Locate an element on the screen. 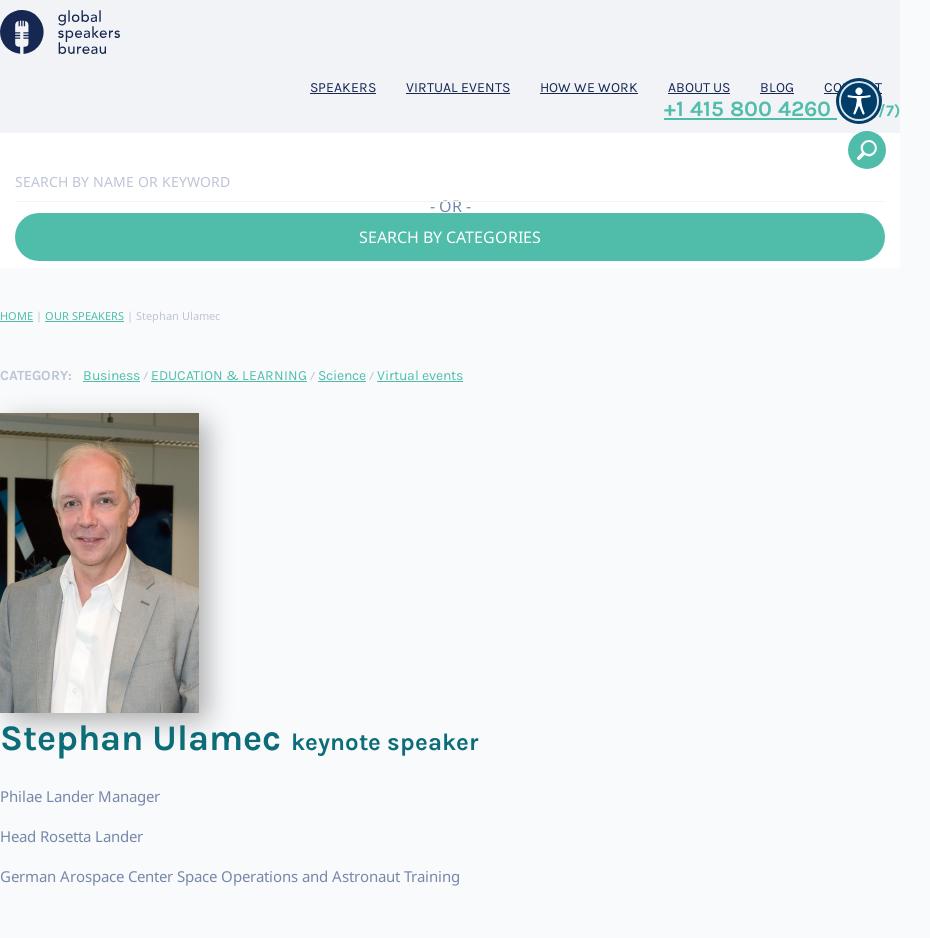 The image size is (930, 938). 'About us' is located at coordinates (698, 86).